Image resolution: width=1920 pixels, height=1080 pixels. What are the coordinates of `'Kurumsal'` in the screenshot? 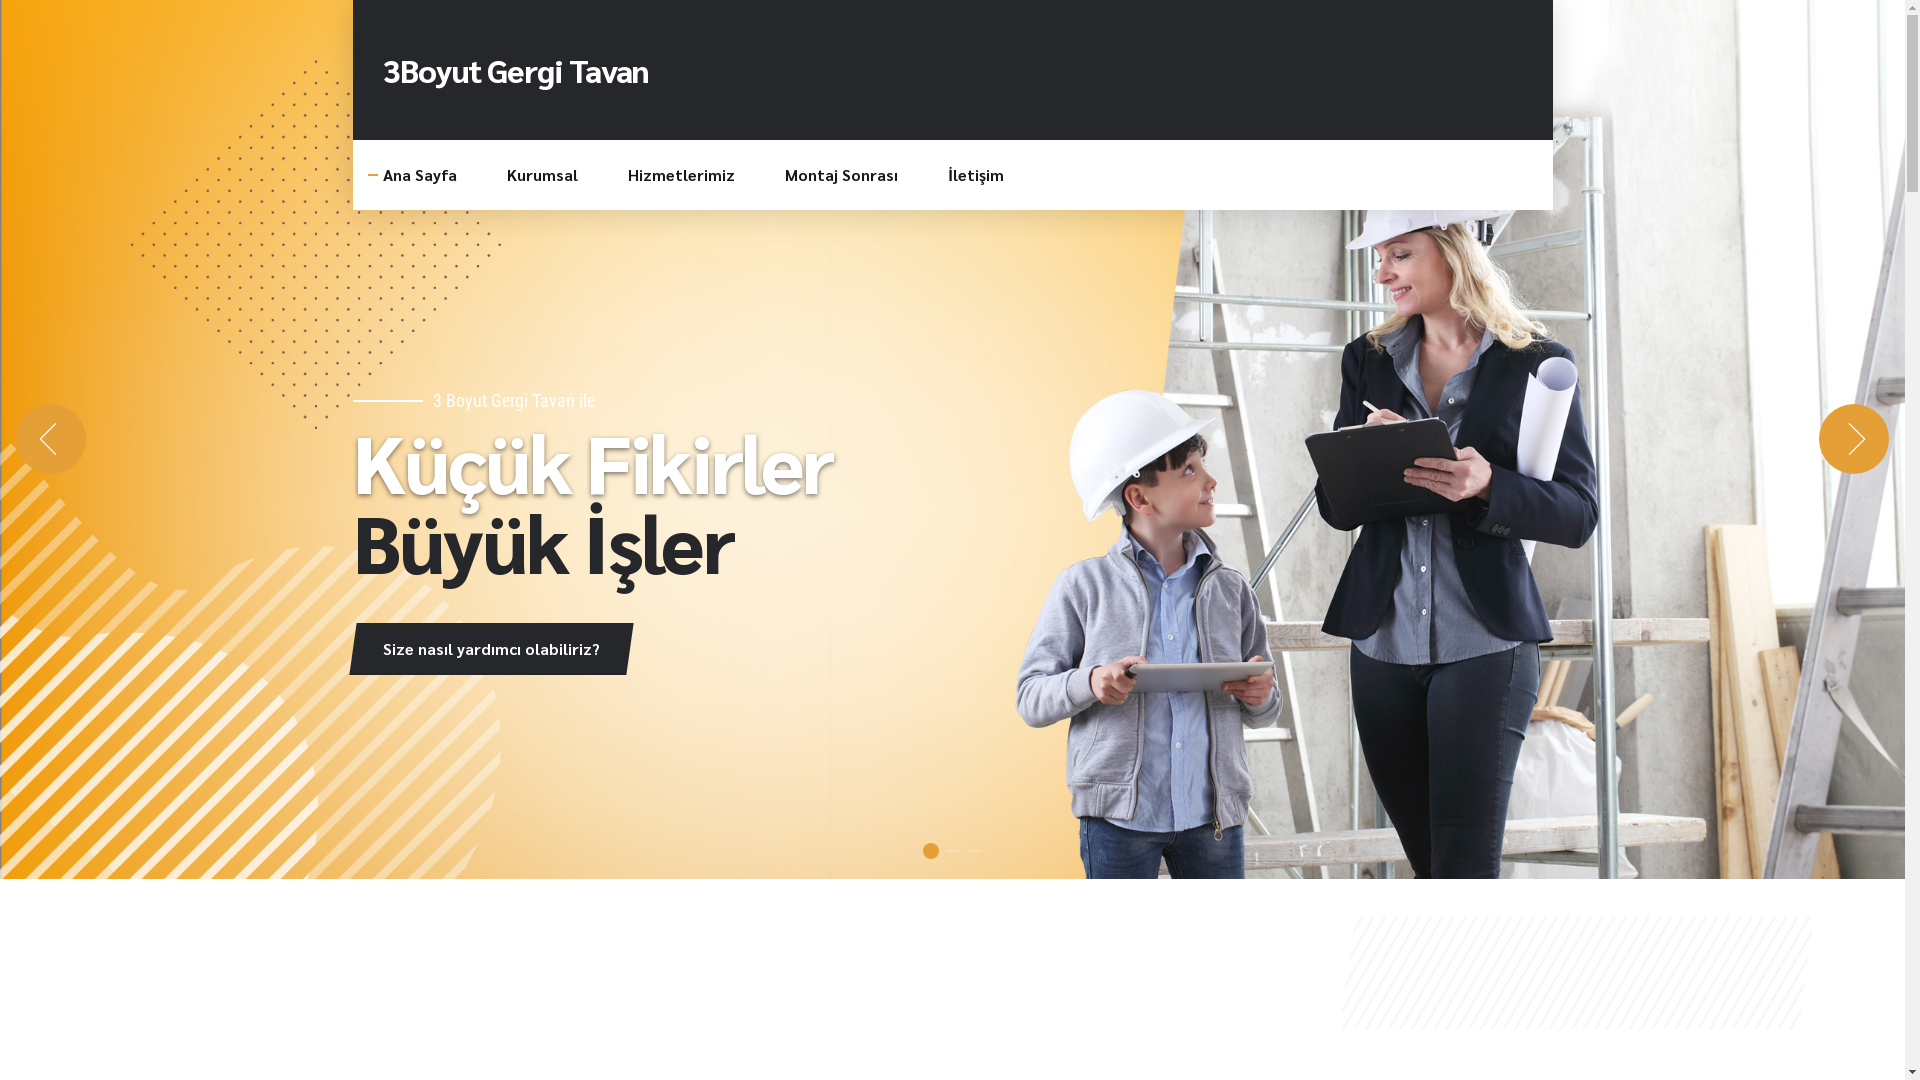 It's located at (541, 173).